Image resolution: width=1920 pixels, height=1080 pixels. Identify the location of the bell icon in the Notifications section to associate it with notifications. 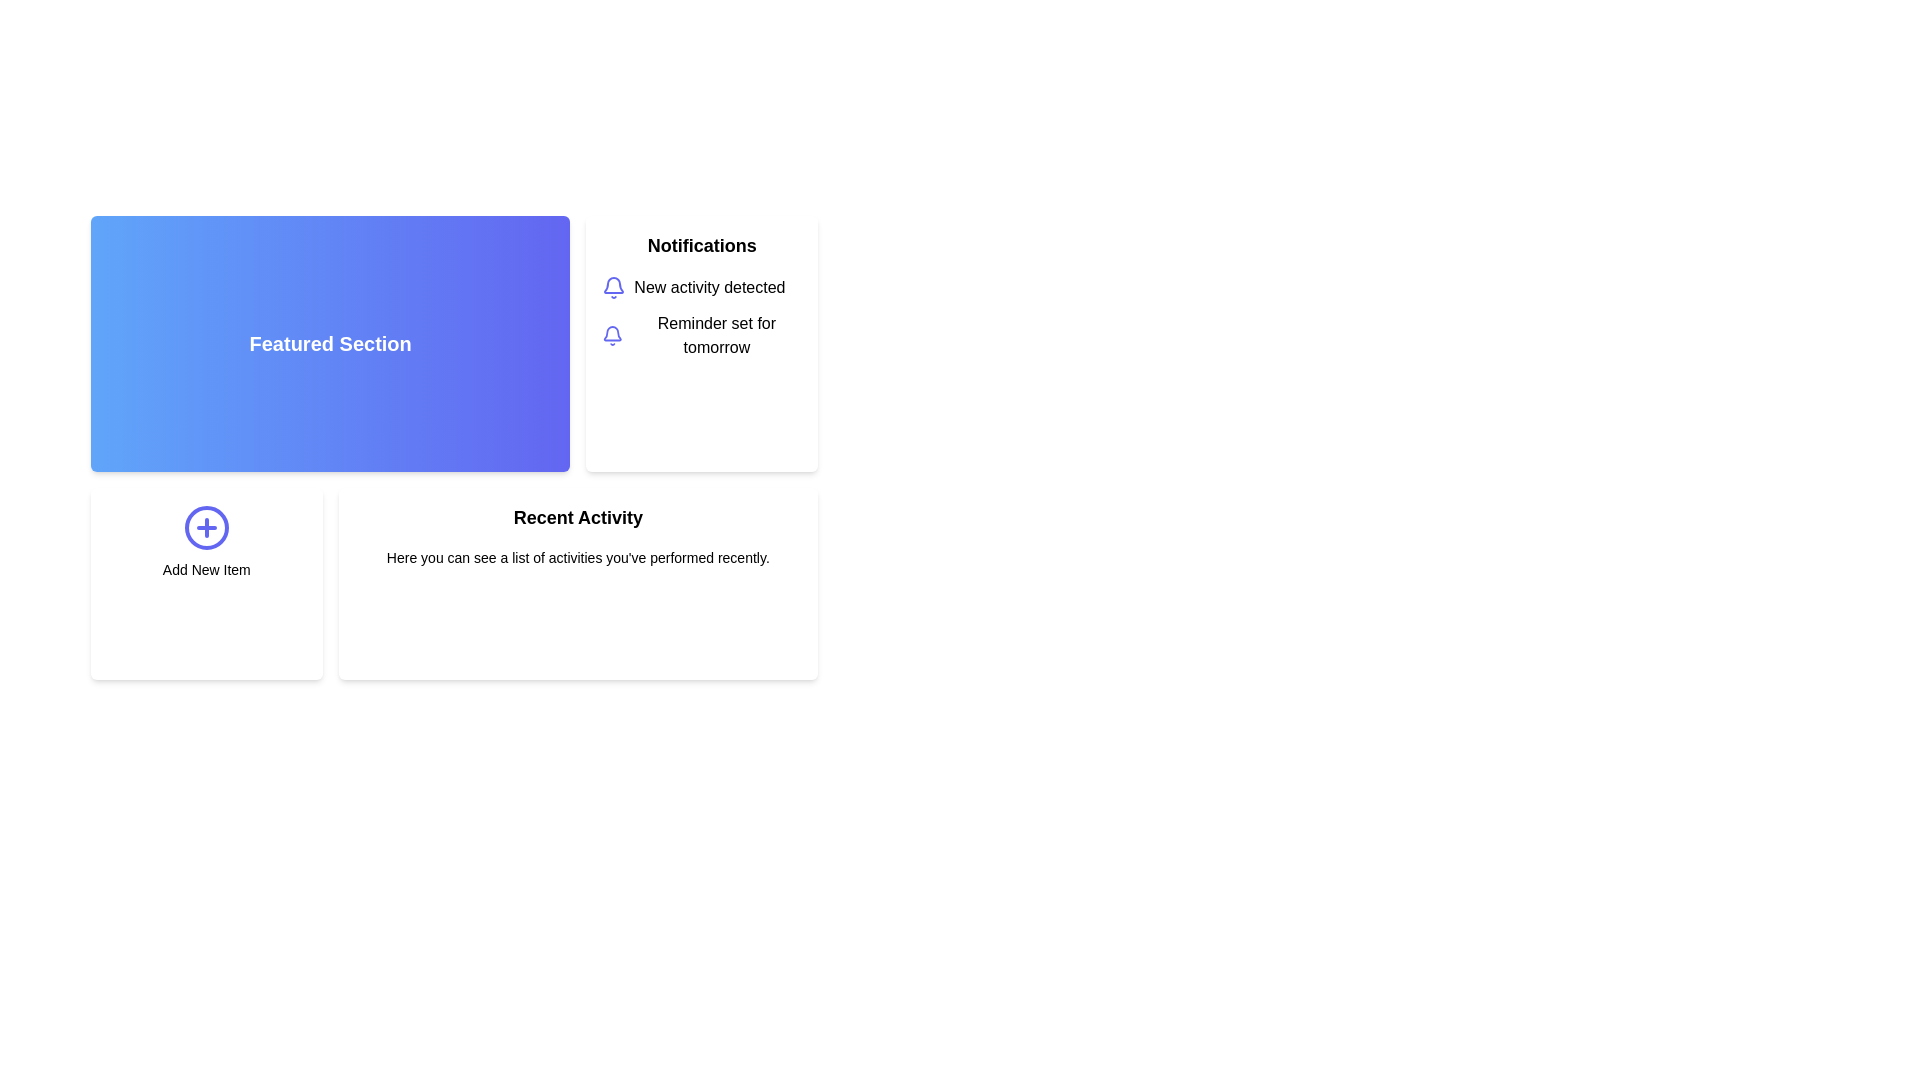
(613, 285).